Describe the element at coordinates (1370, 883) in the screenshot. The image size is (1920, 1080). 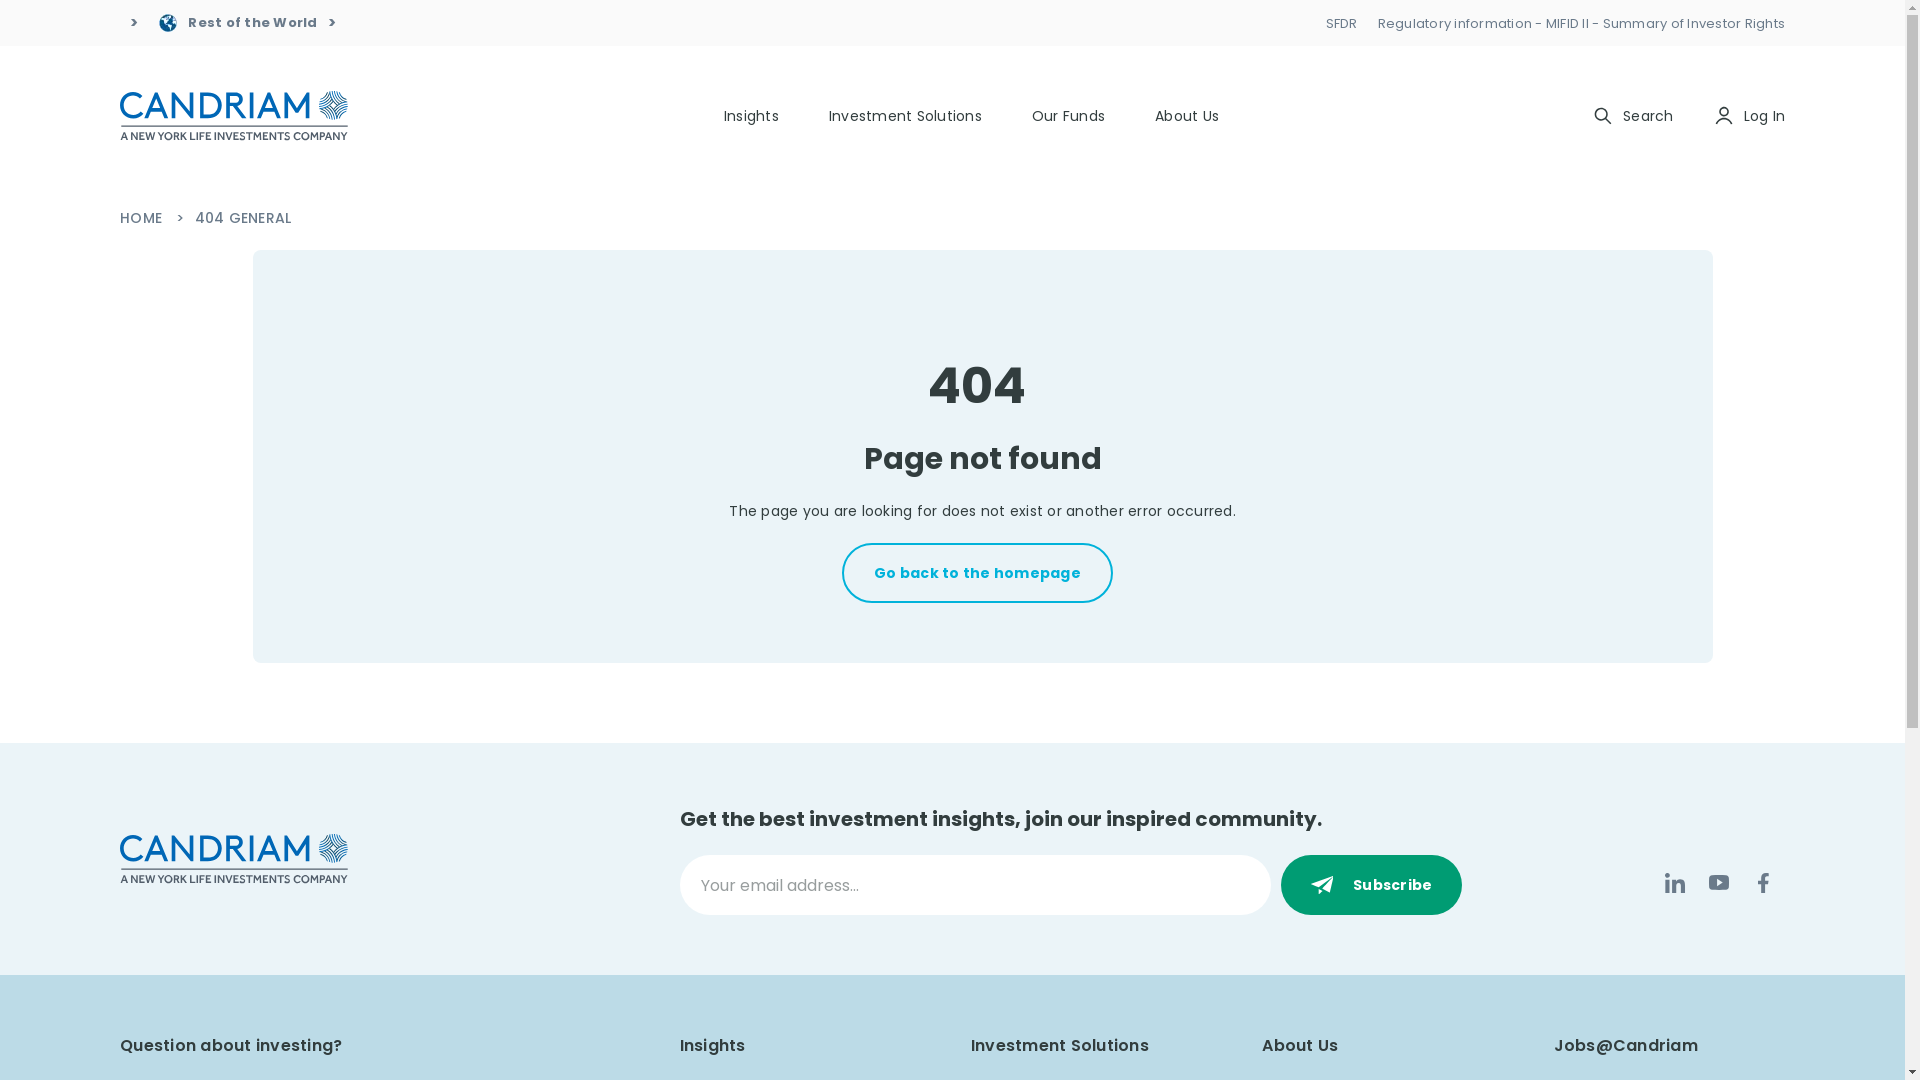
I see `'Subscribe'` at that location.